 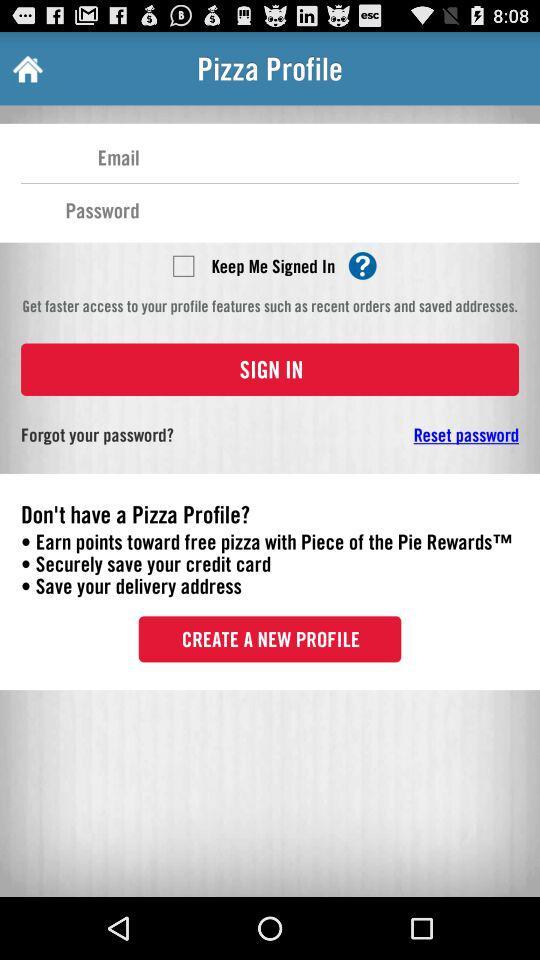 I want to click on app on the right, so click(x=405, y=434).